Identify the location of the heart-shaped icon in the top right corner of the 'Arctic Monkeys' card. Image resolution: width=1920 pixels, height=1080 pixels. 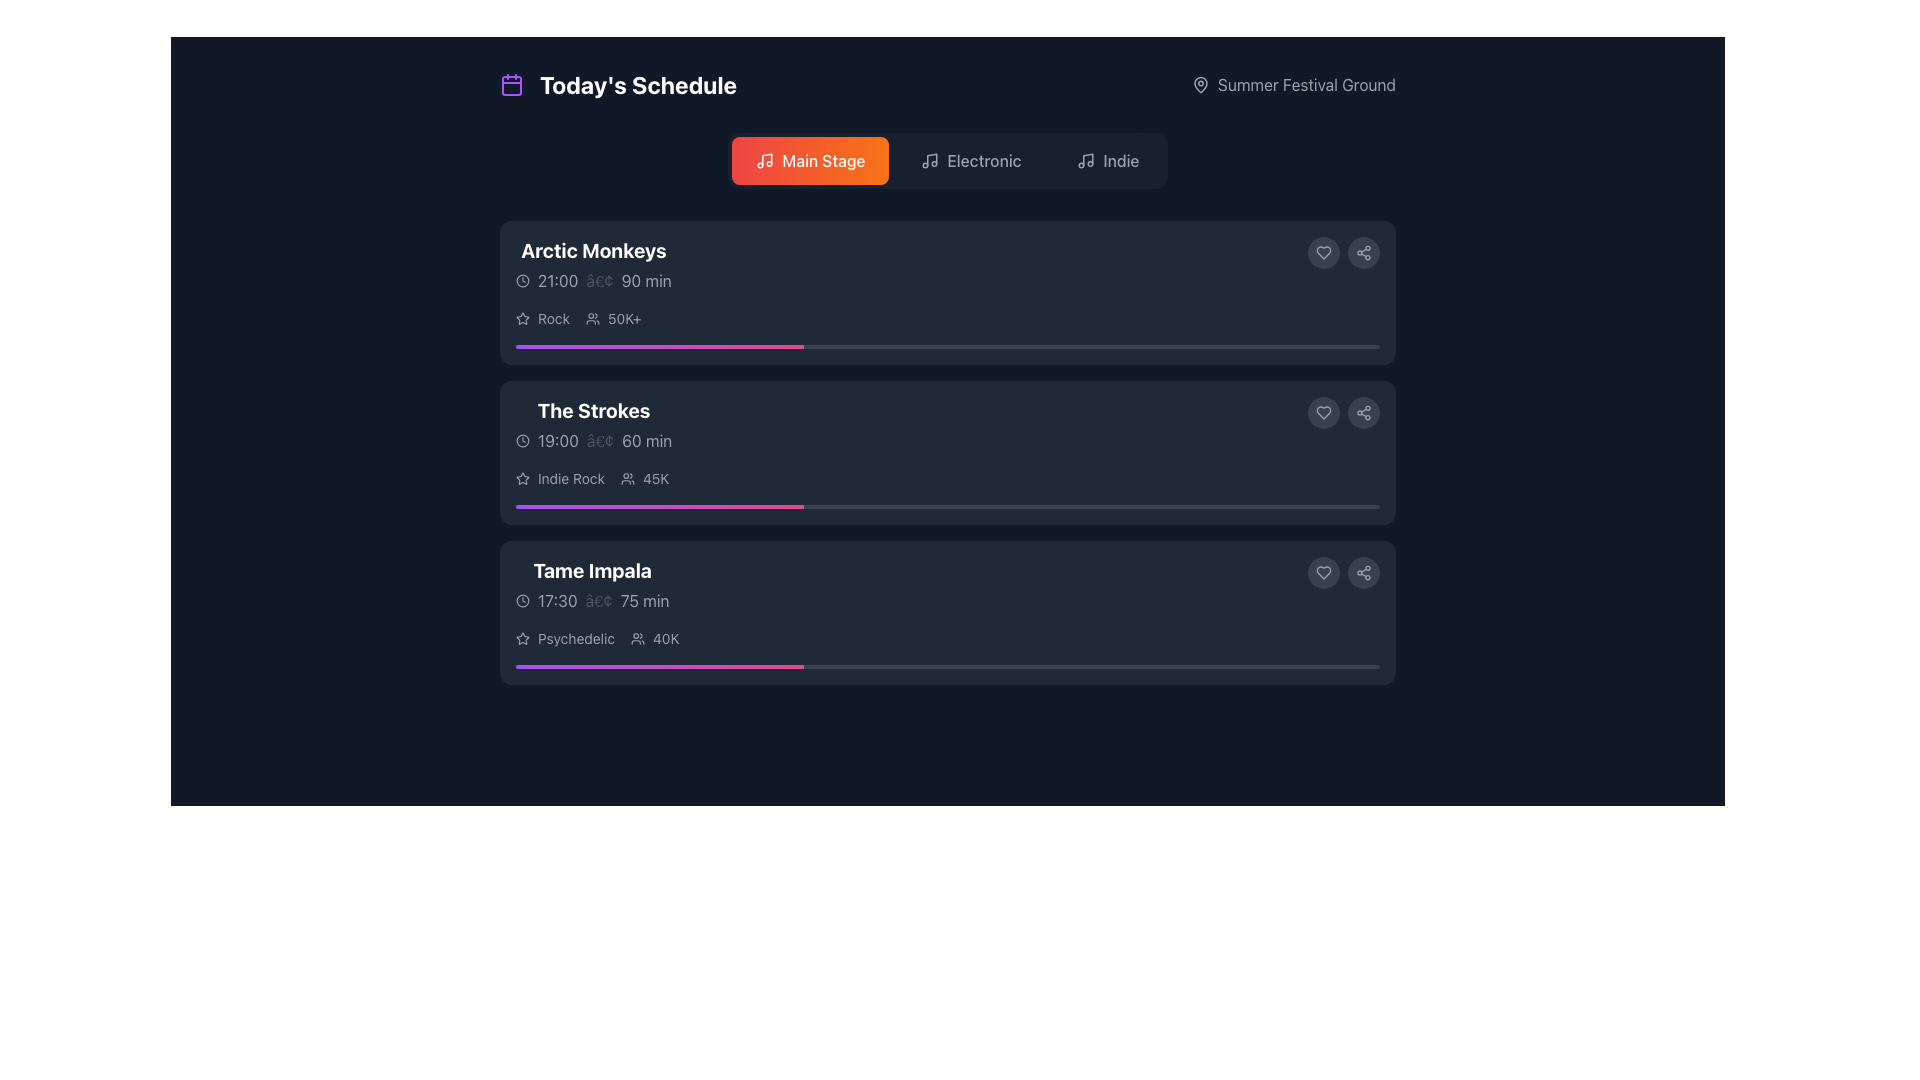
(1324, 252).